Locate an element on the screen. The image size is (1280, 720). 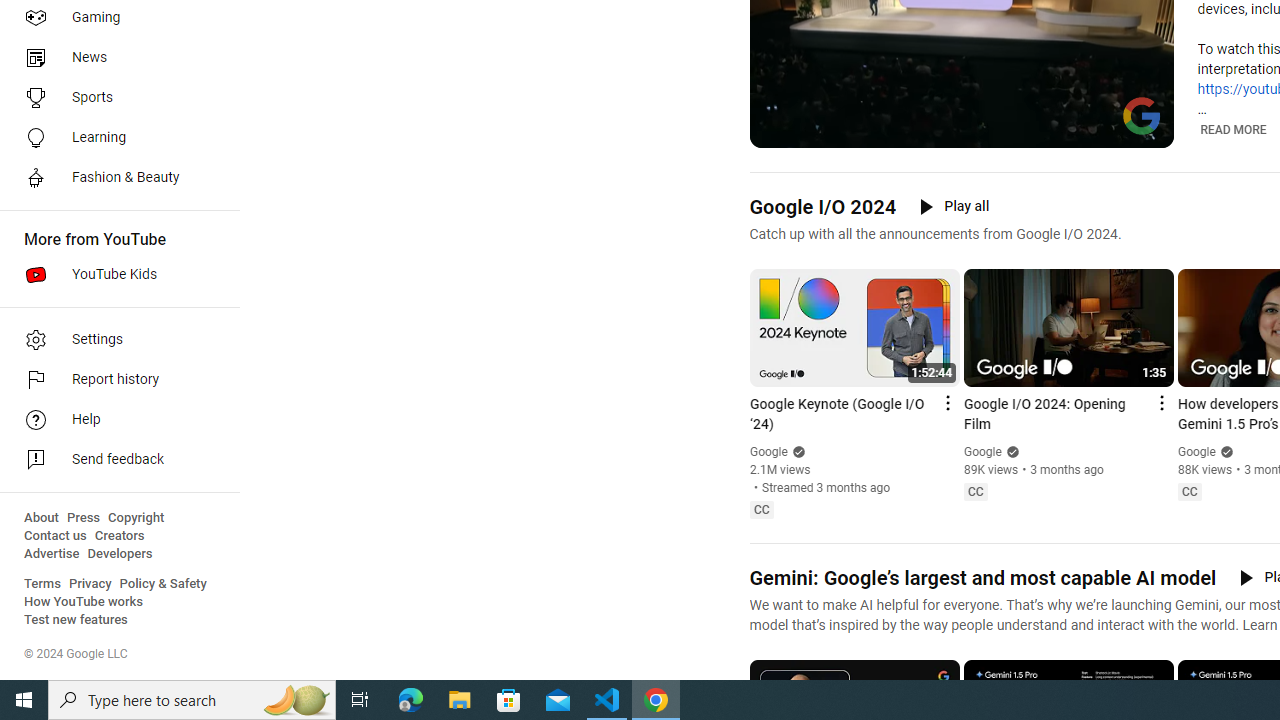
'How YouTube works' is located at coordinates (82, 601).